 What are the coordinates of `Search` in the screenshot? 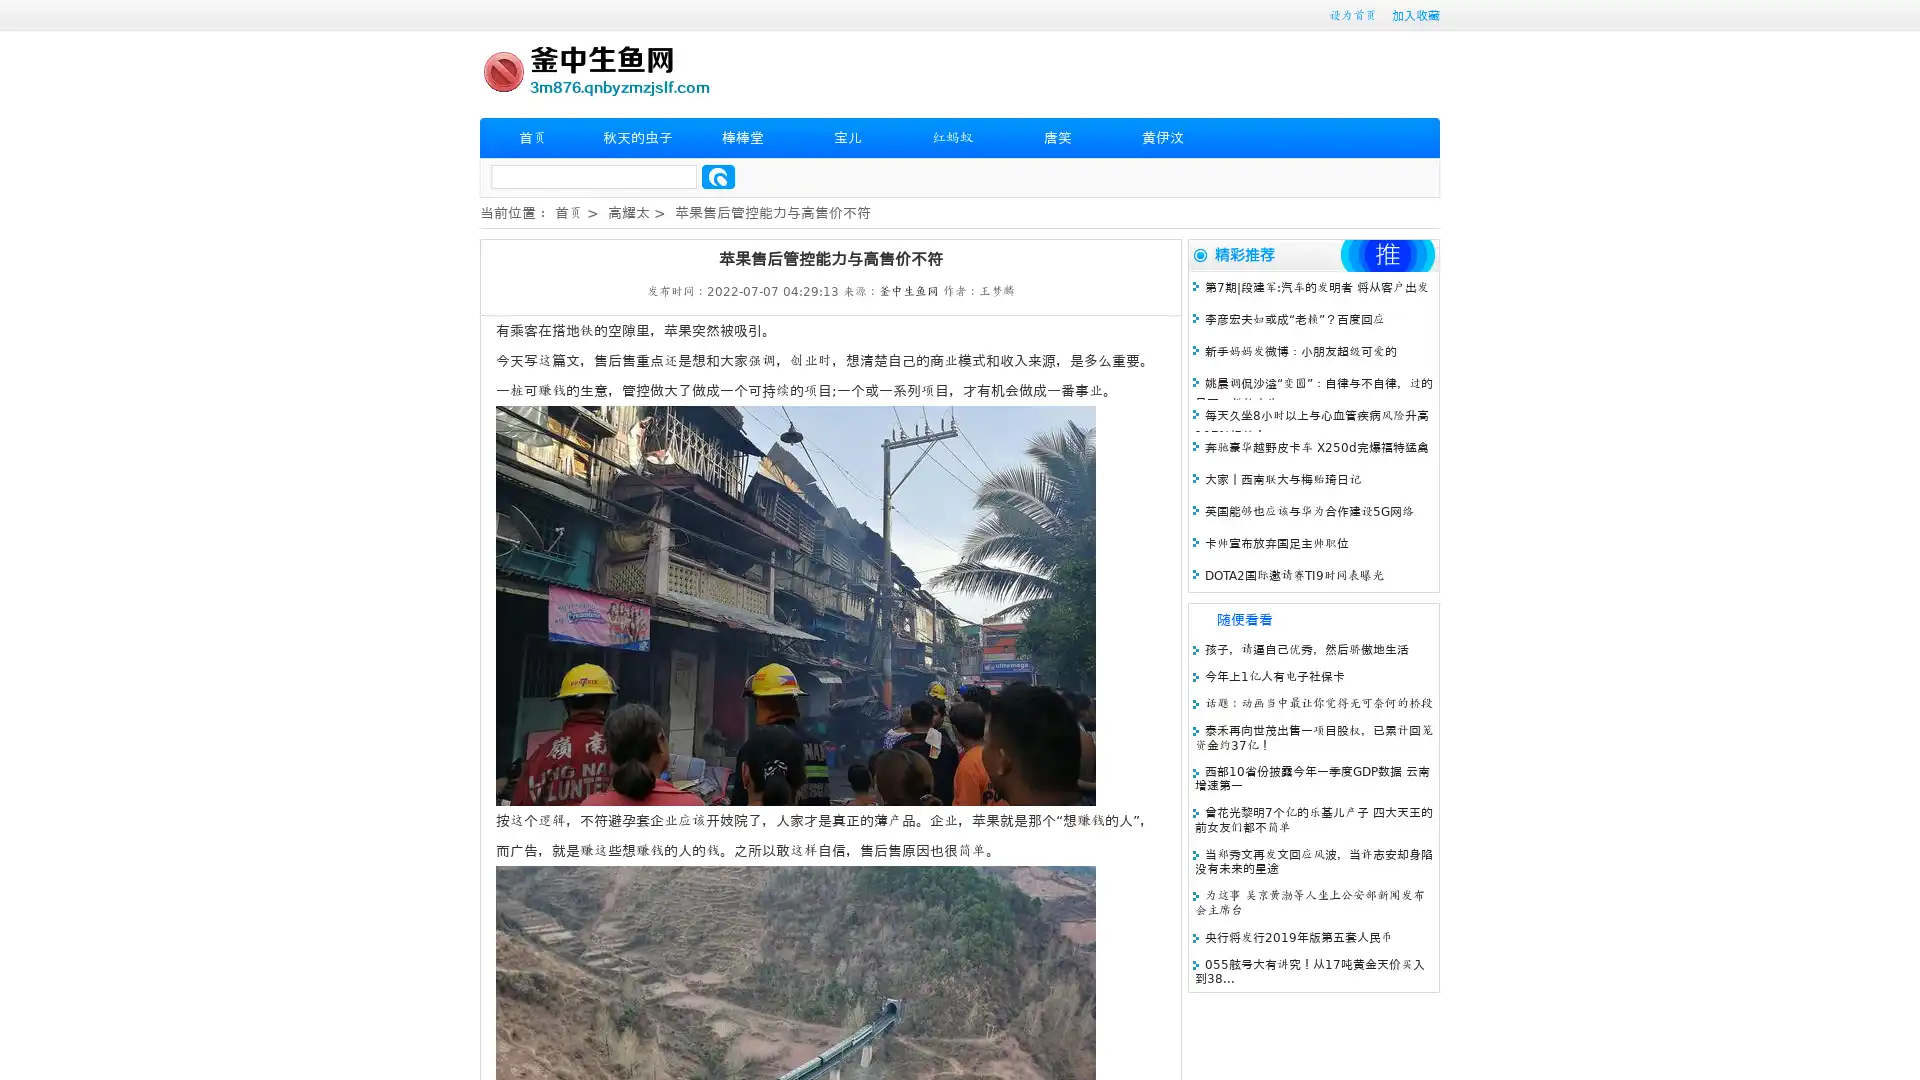 It's located at (718, 176).